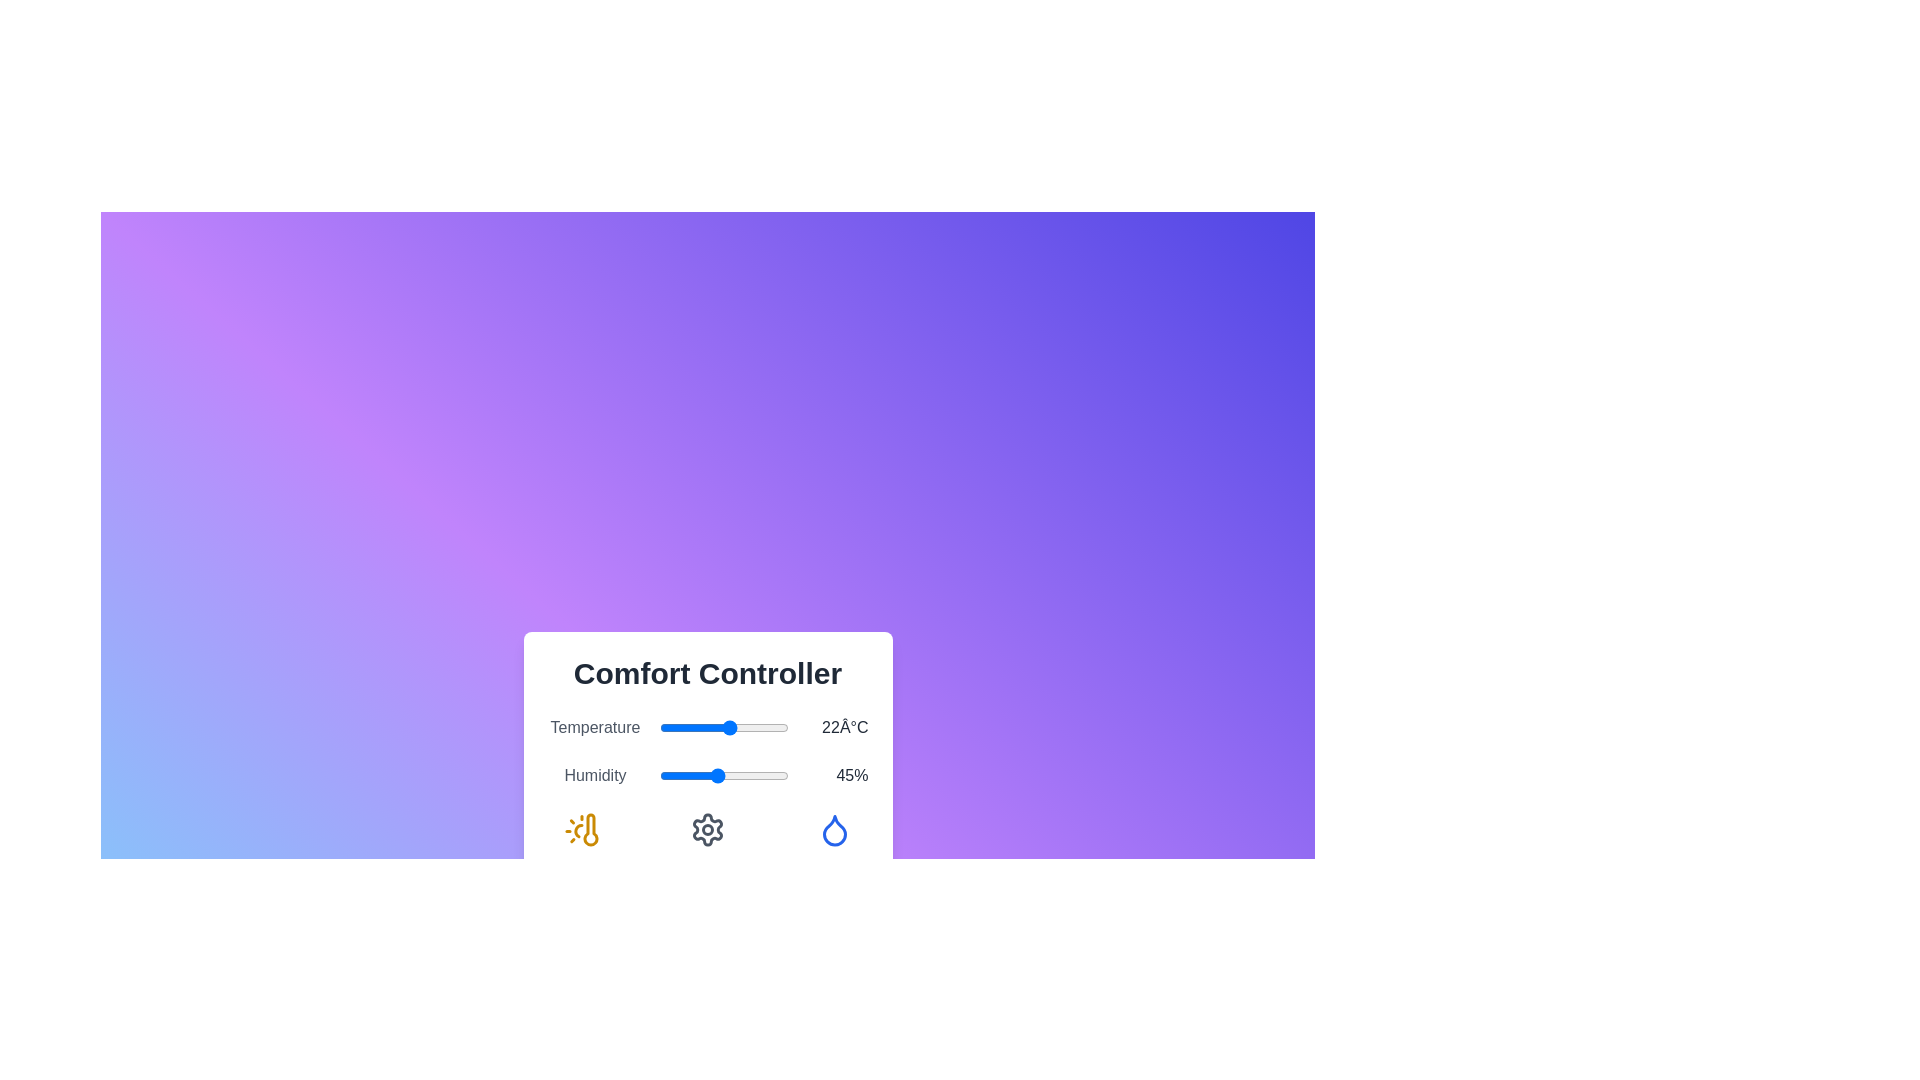  Describe the element at coordinates (659, 728) in the screenshot. I see `the temperature slider to set the temperature to 0°C` at that location.